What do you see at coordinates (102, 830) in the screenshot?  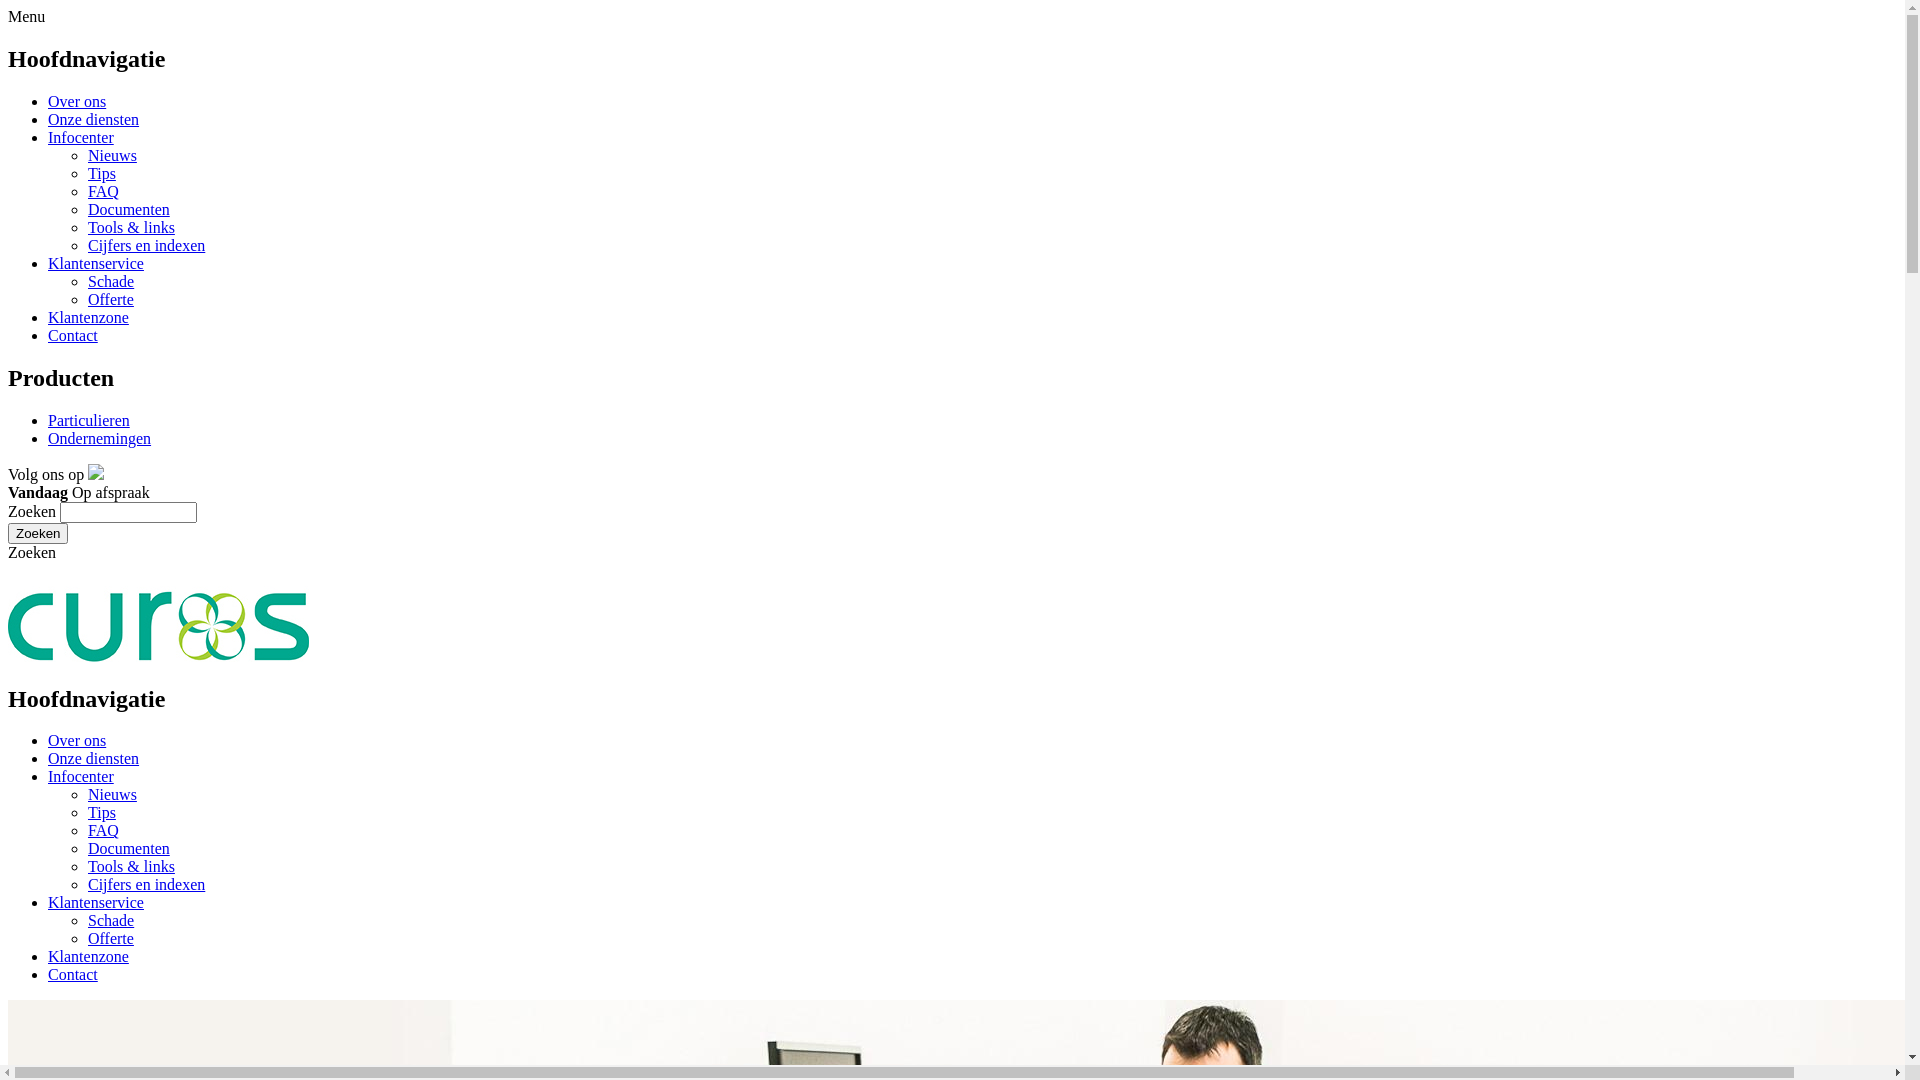 I see `'FAQ'` at bounding box center [102, 830].